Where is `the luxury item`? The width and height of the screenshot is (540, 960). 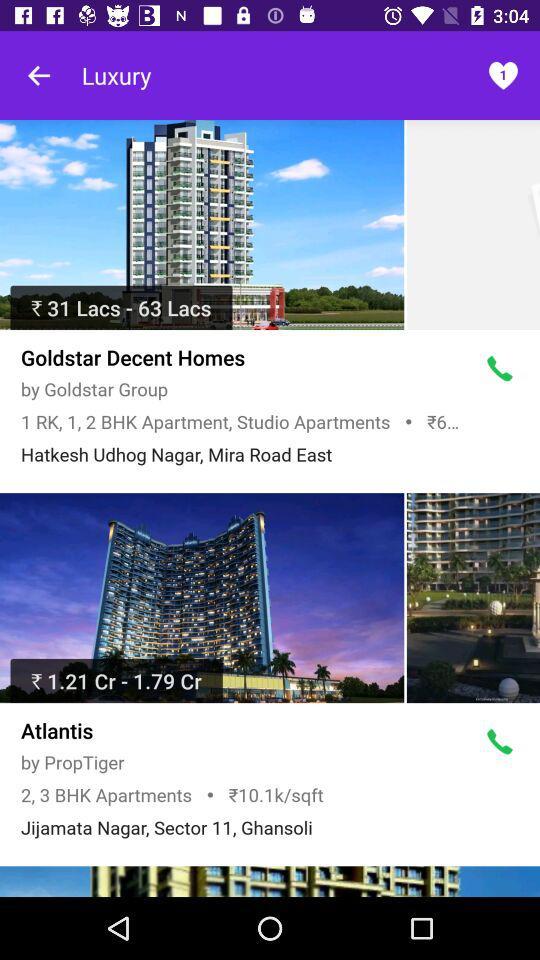
the luxury item is located at coordinates (116, 75).